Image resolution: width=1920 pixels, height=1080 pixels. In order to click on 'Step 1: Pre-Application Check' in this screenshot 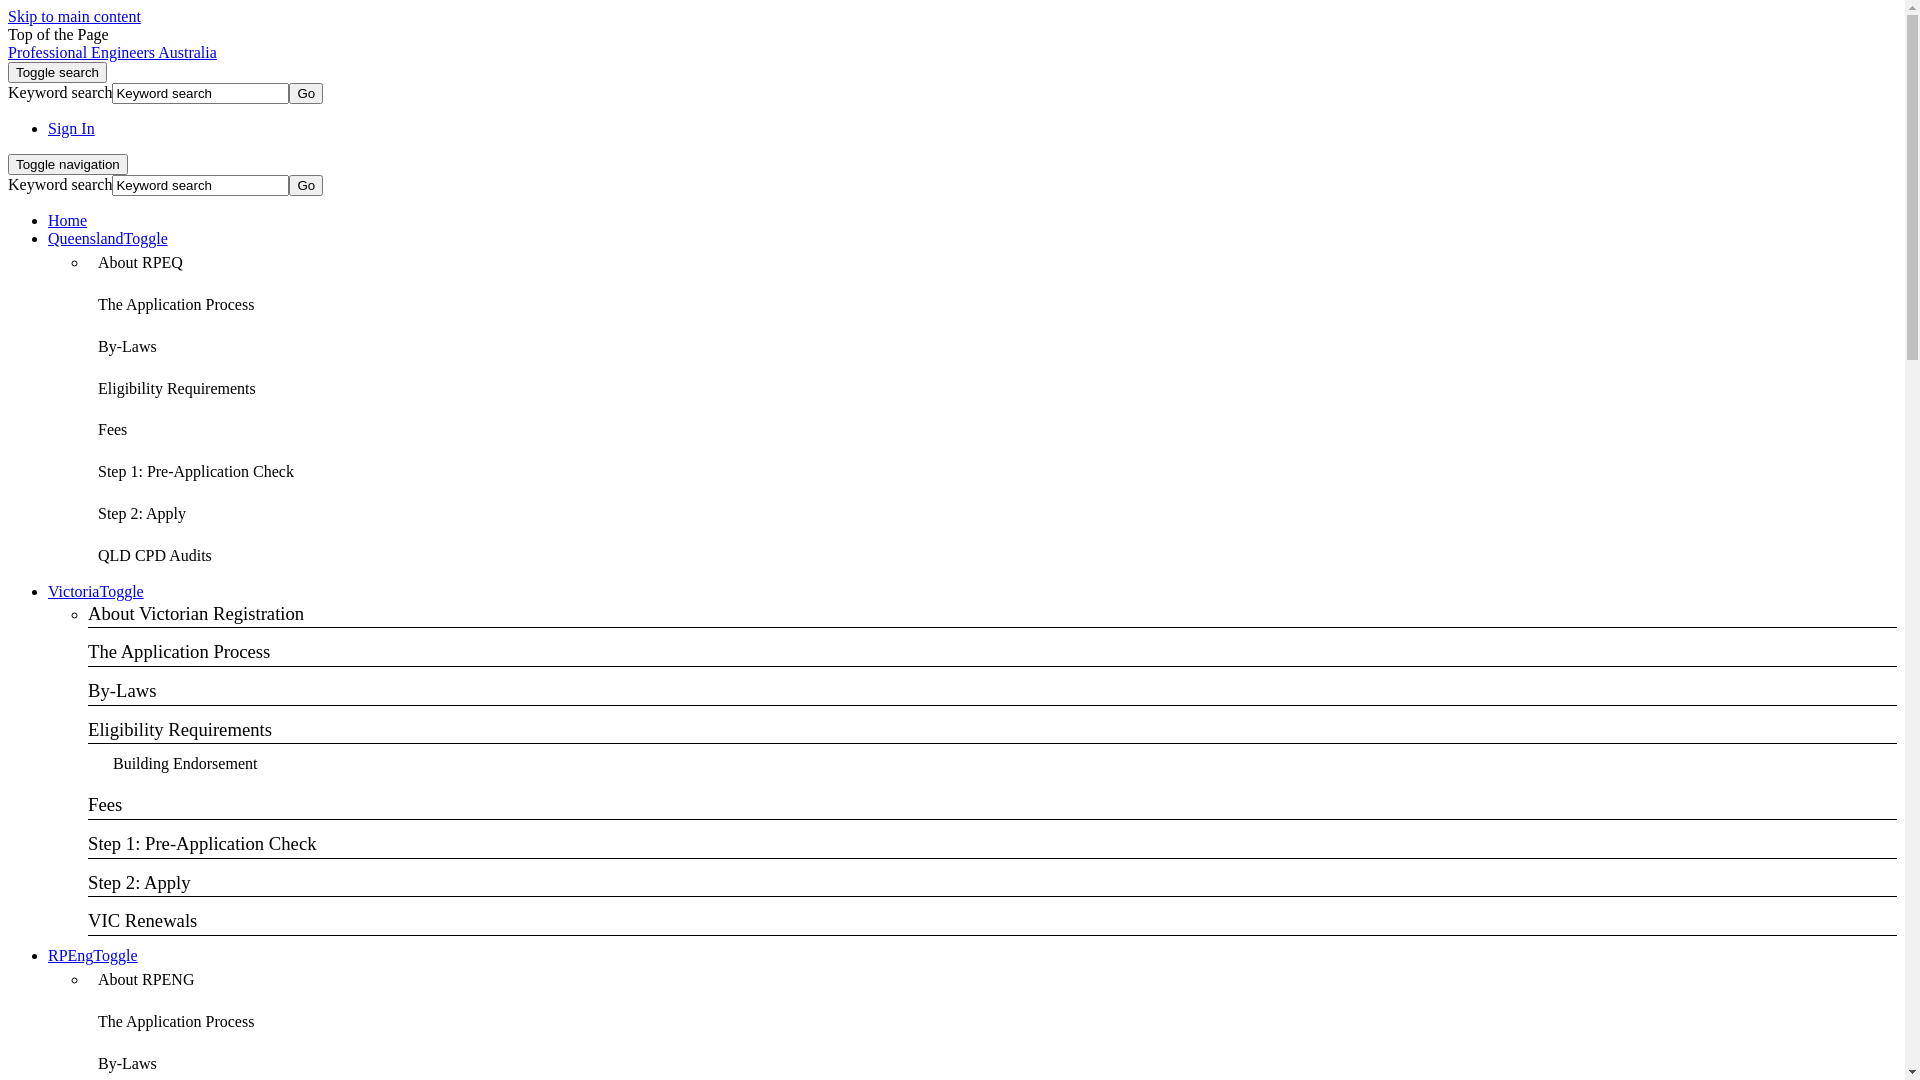, I will do `click(86, 472)`.